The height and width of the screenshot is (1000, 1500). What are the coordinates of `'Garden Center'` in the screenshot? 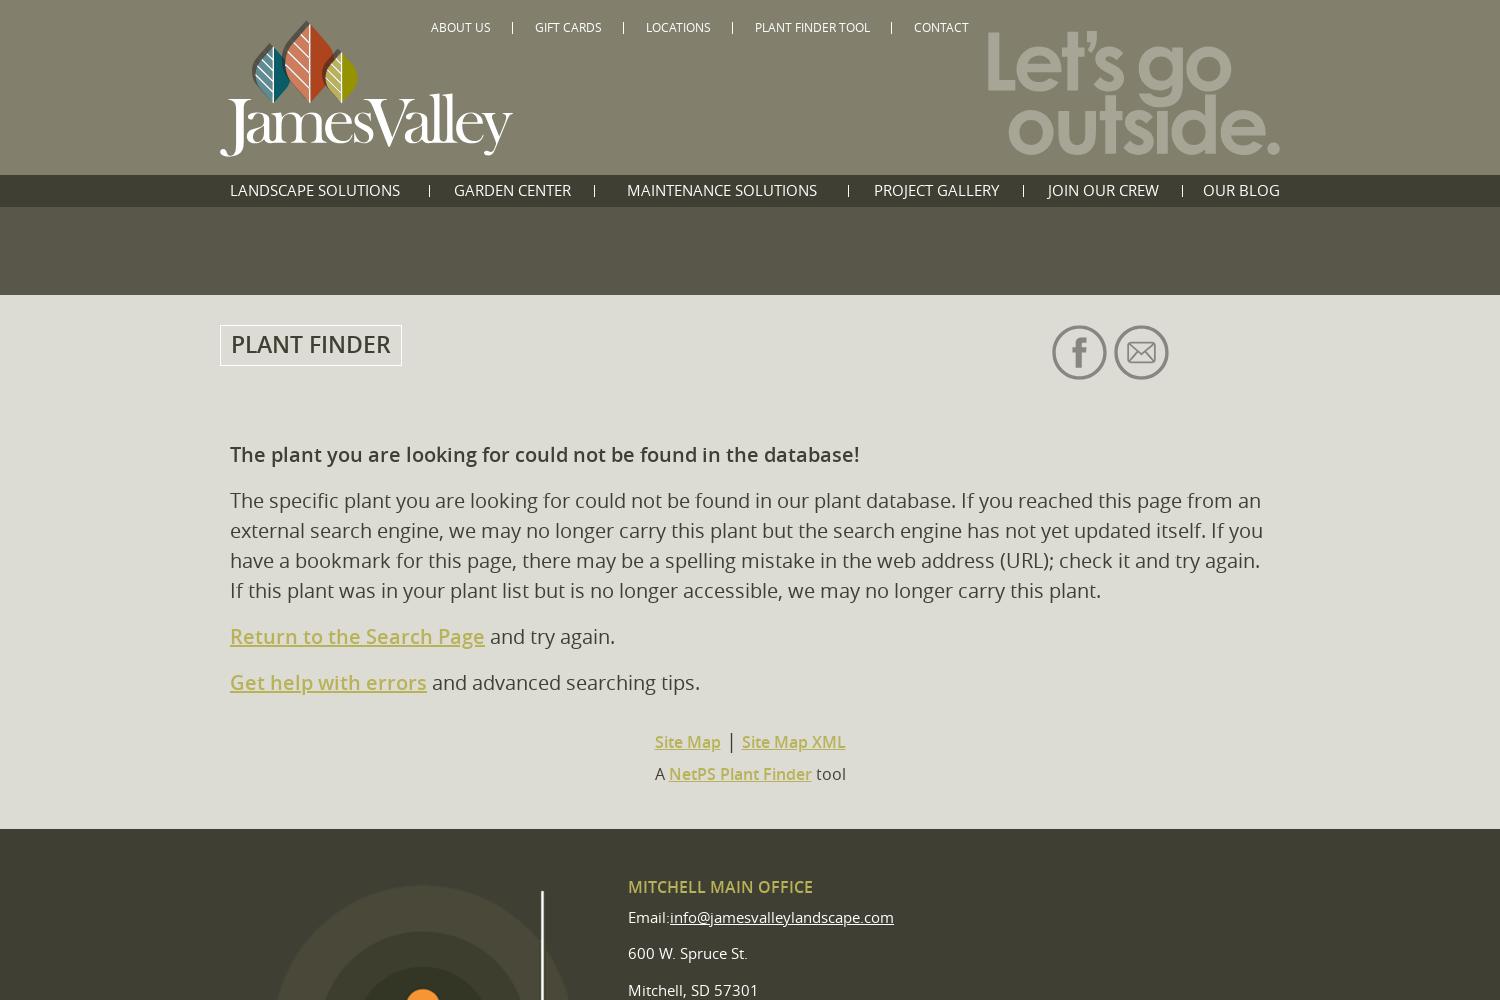 It's located at (452, 189).